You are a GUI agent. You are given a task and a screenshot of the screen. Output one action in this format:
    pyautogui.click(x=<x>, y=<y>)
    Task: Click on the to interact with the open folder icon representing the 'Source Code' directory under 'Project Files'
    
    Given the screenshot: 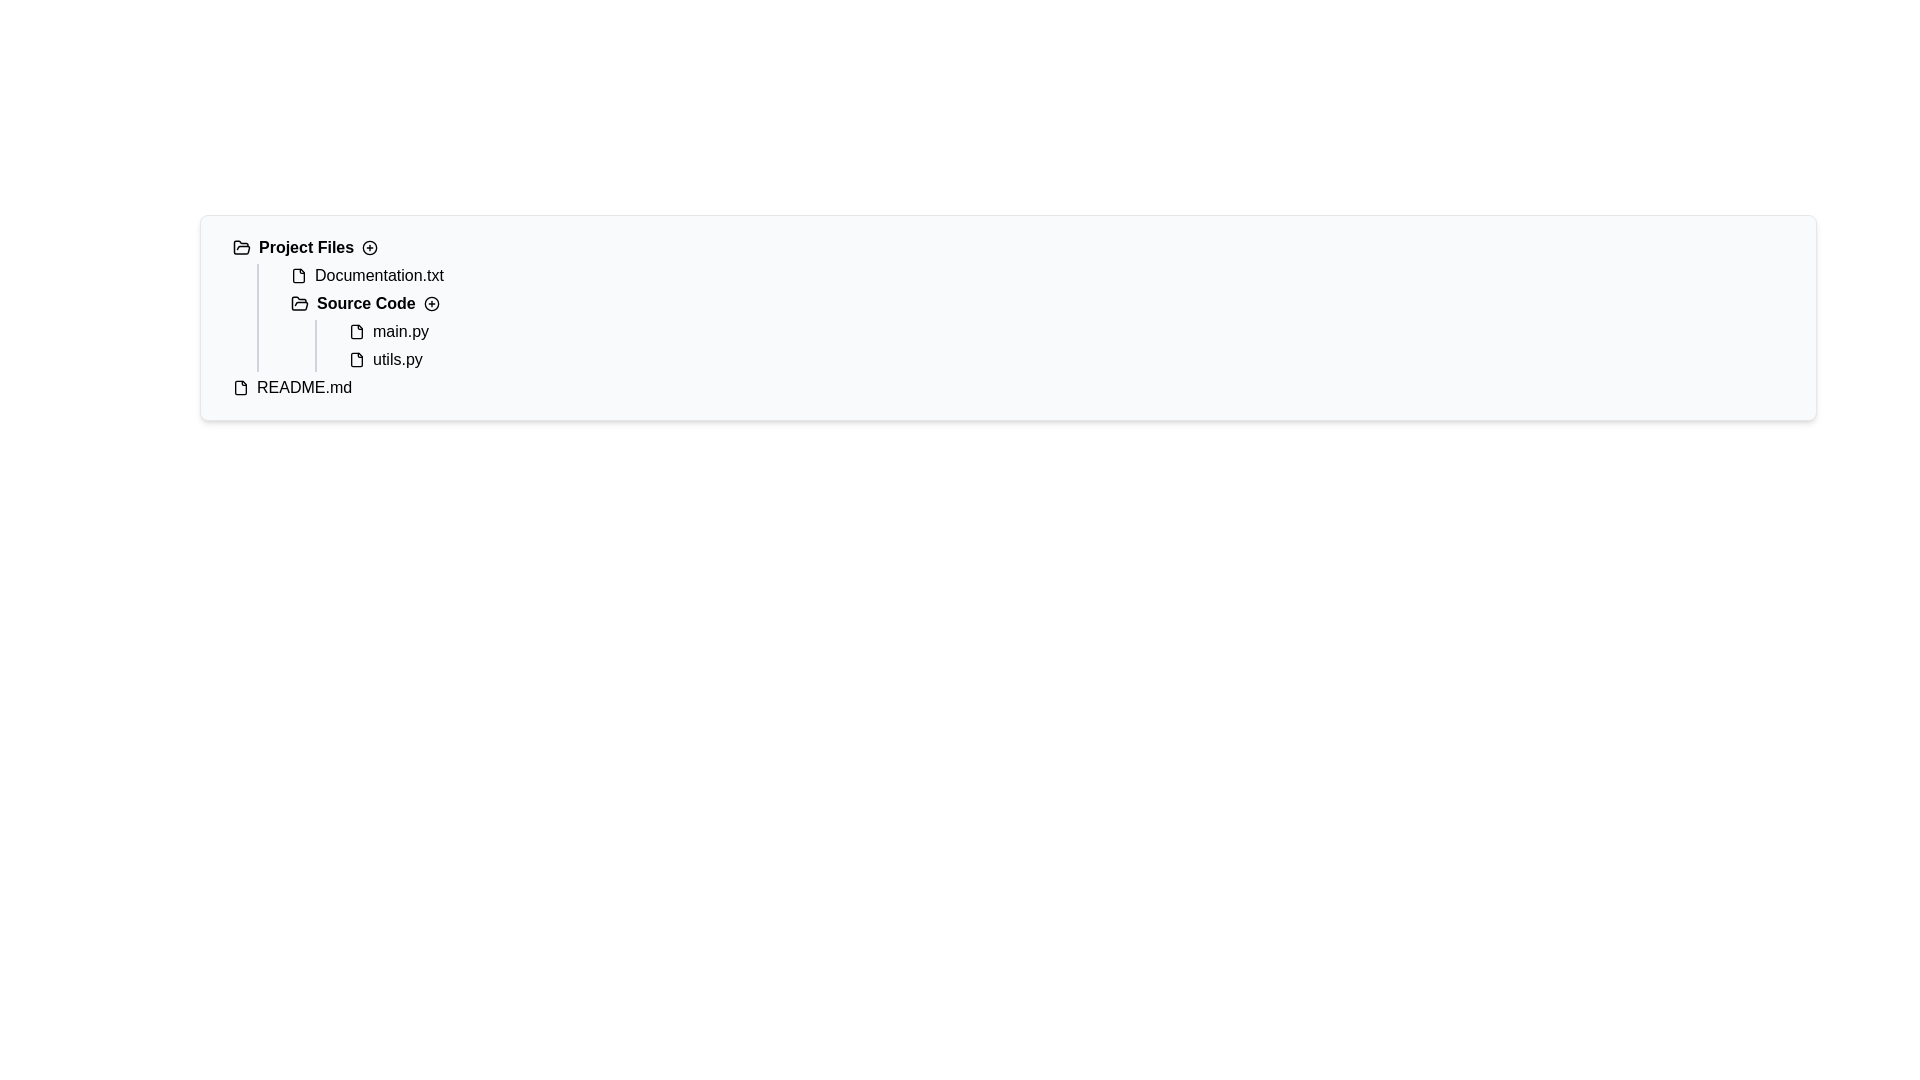 What is the action you would take?
    pyautogui.click(x=298, y=303)
    